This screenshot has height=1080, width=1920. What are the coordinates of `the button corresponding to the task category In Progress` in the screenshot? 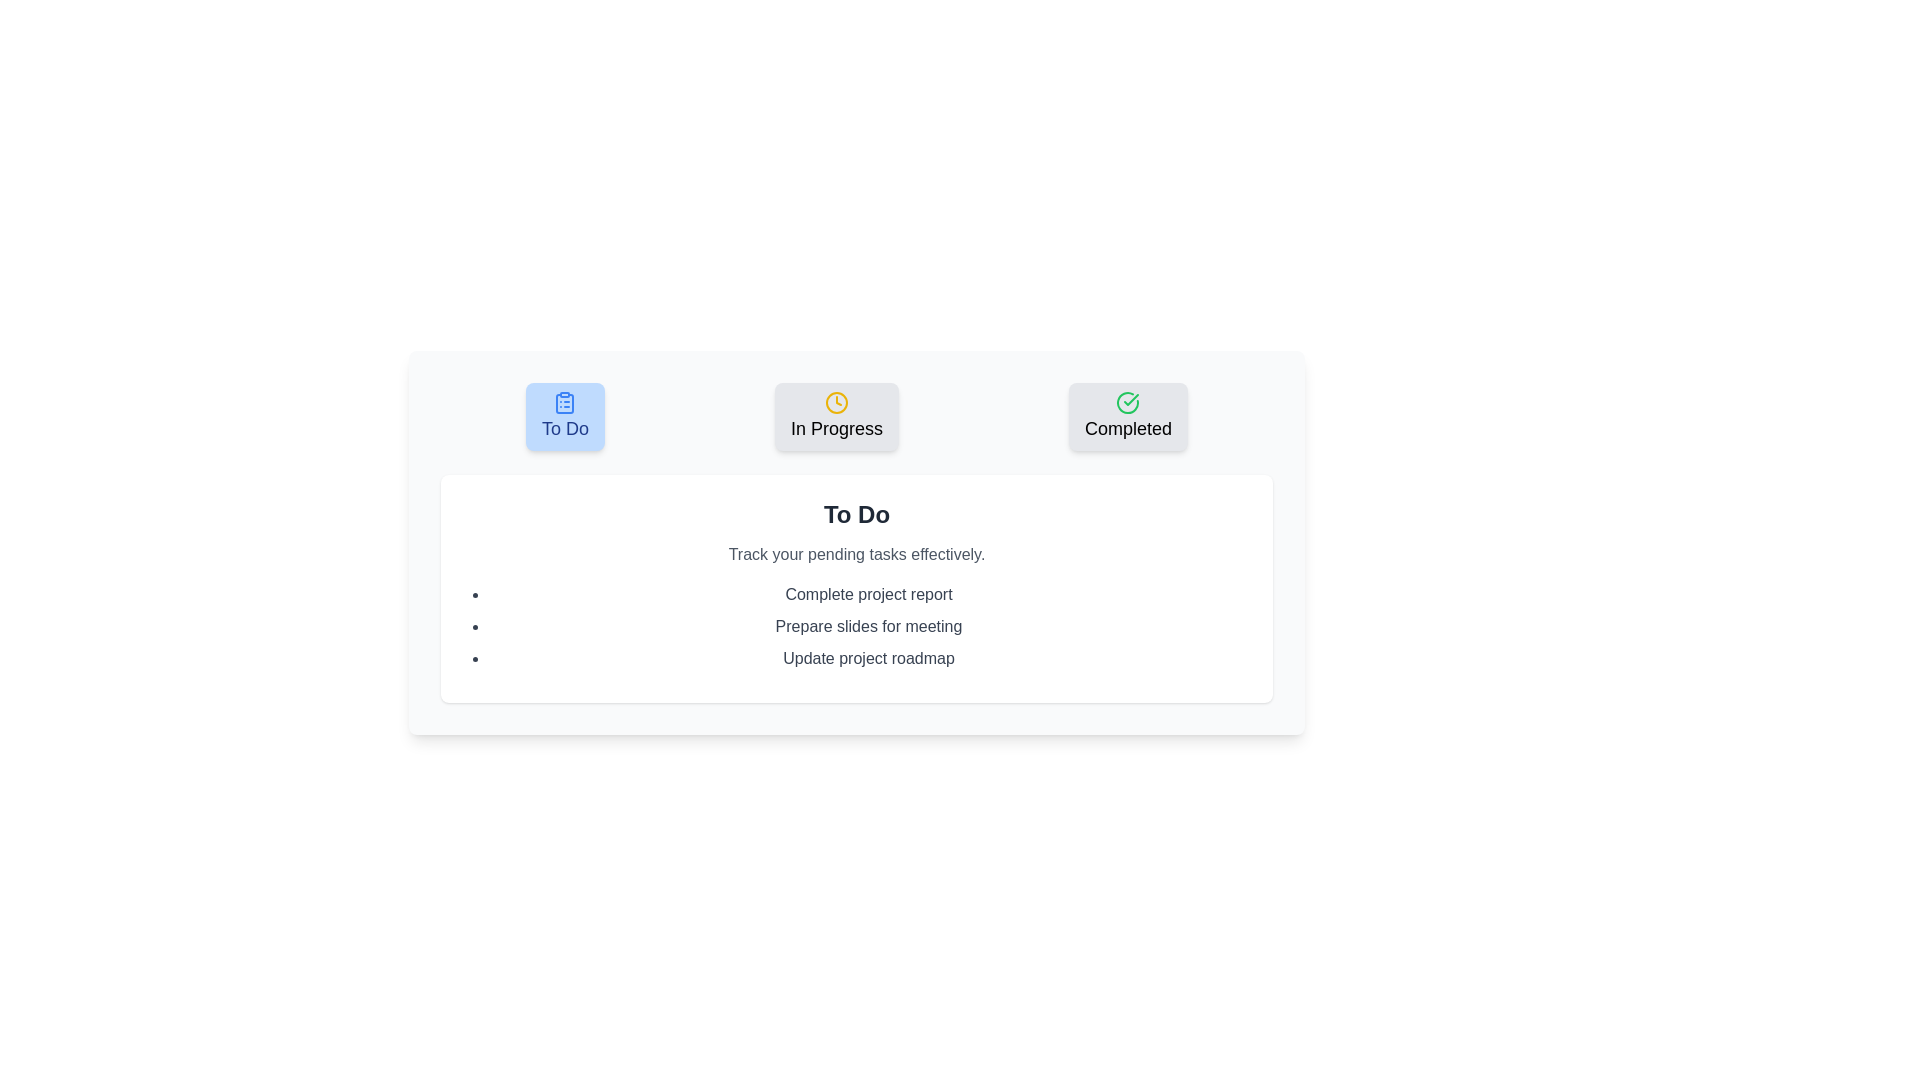 It's located at (835, 415).